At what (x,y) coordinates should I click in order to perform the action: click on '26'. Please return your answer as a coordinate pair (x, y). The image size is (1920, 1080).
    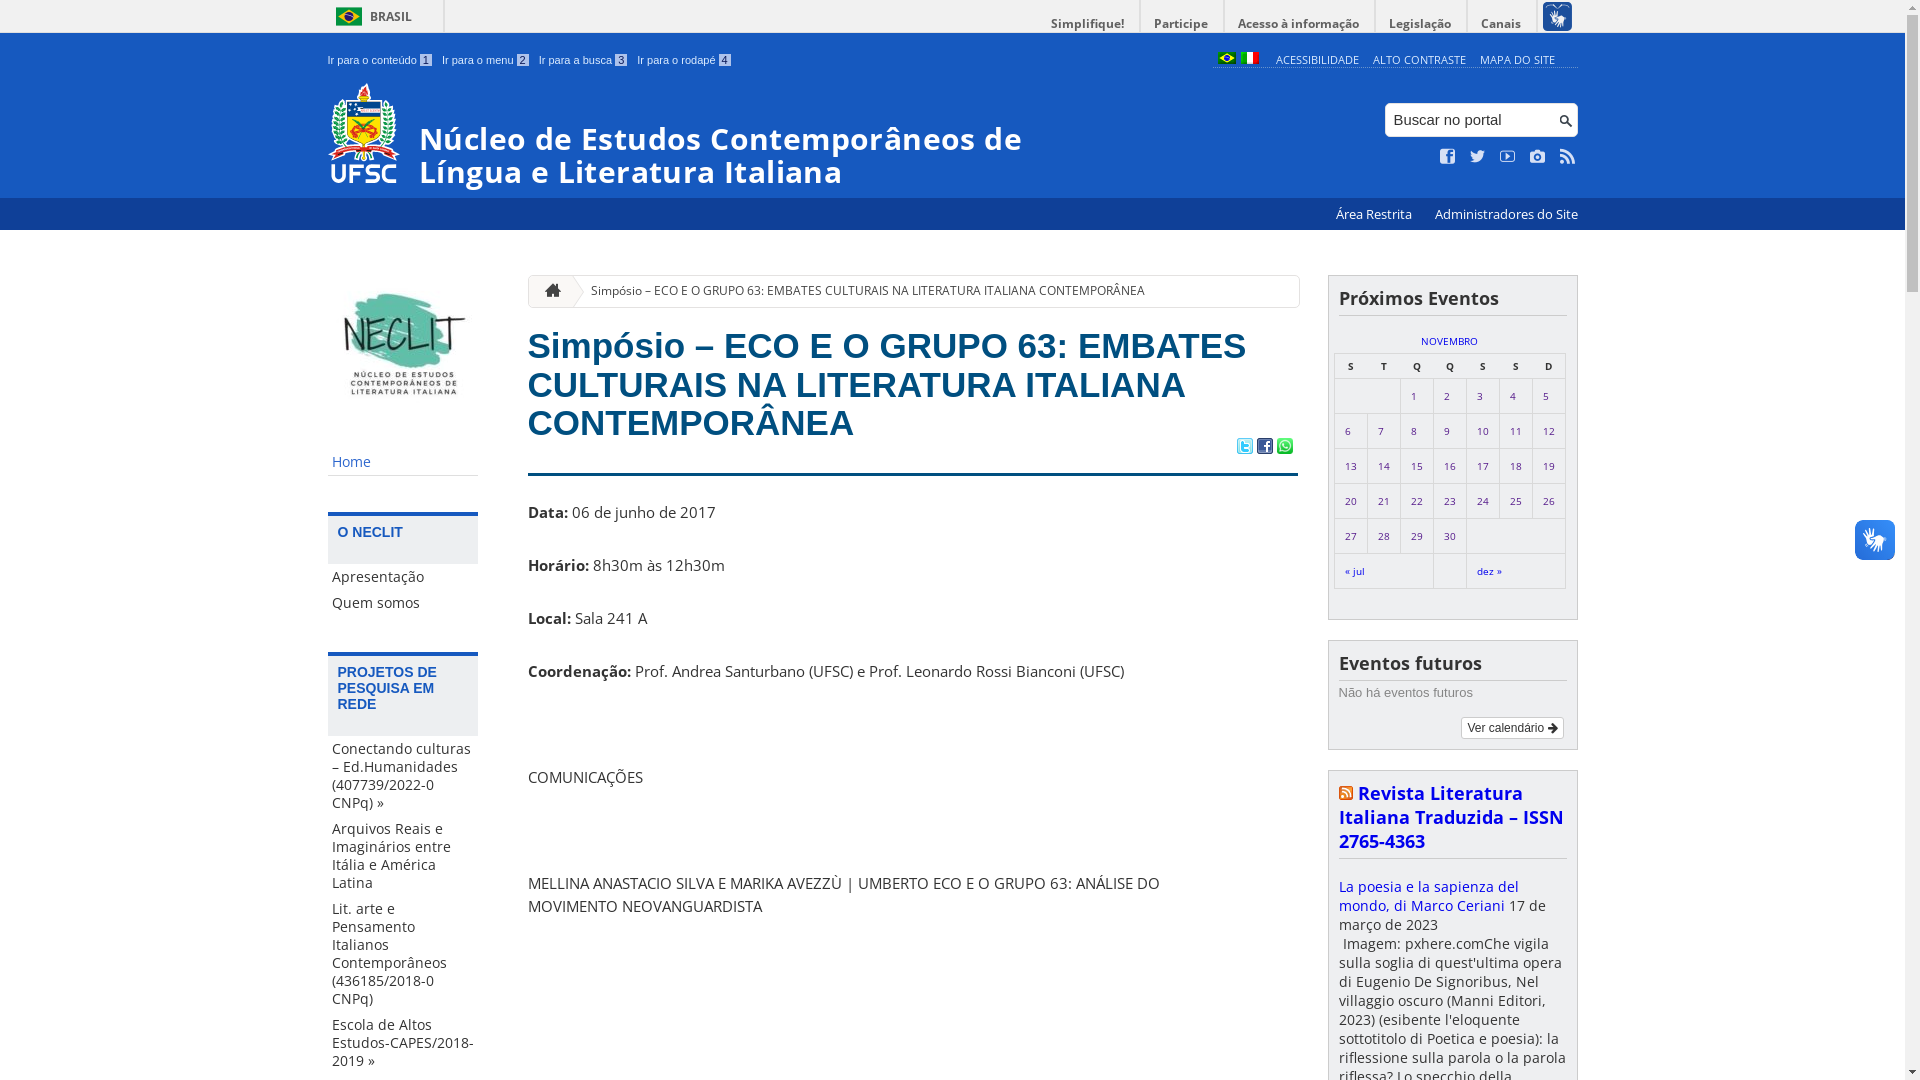
    Looking at the image, I should click on (1546, 500).